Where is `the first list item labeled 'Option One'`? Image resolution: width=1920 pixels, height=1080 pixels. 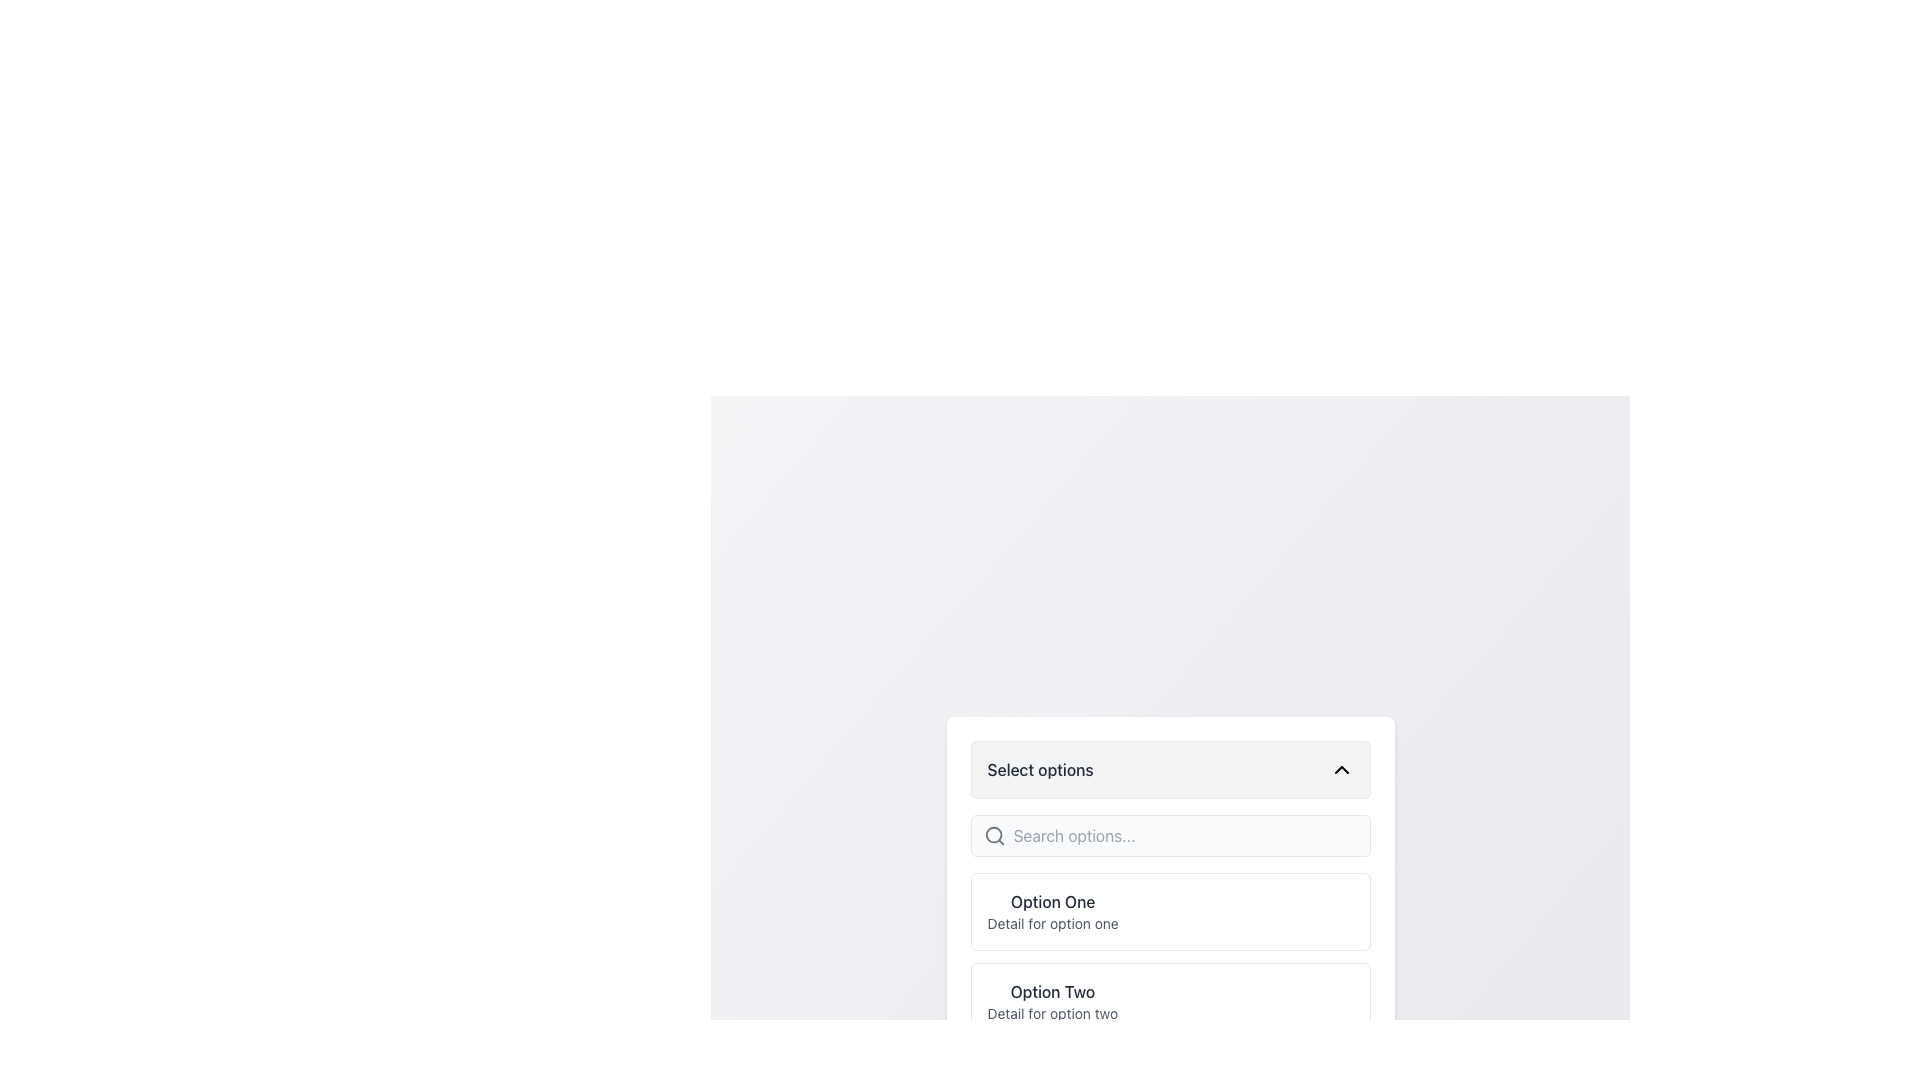 the first list item labeled 'Option One' is located at coordinates (1052, 911).